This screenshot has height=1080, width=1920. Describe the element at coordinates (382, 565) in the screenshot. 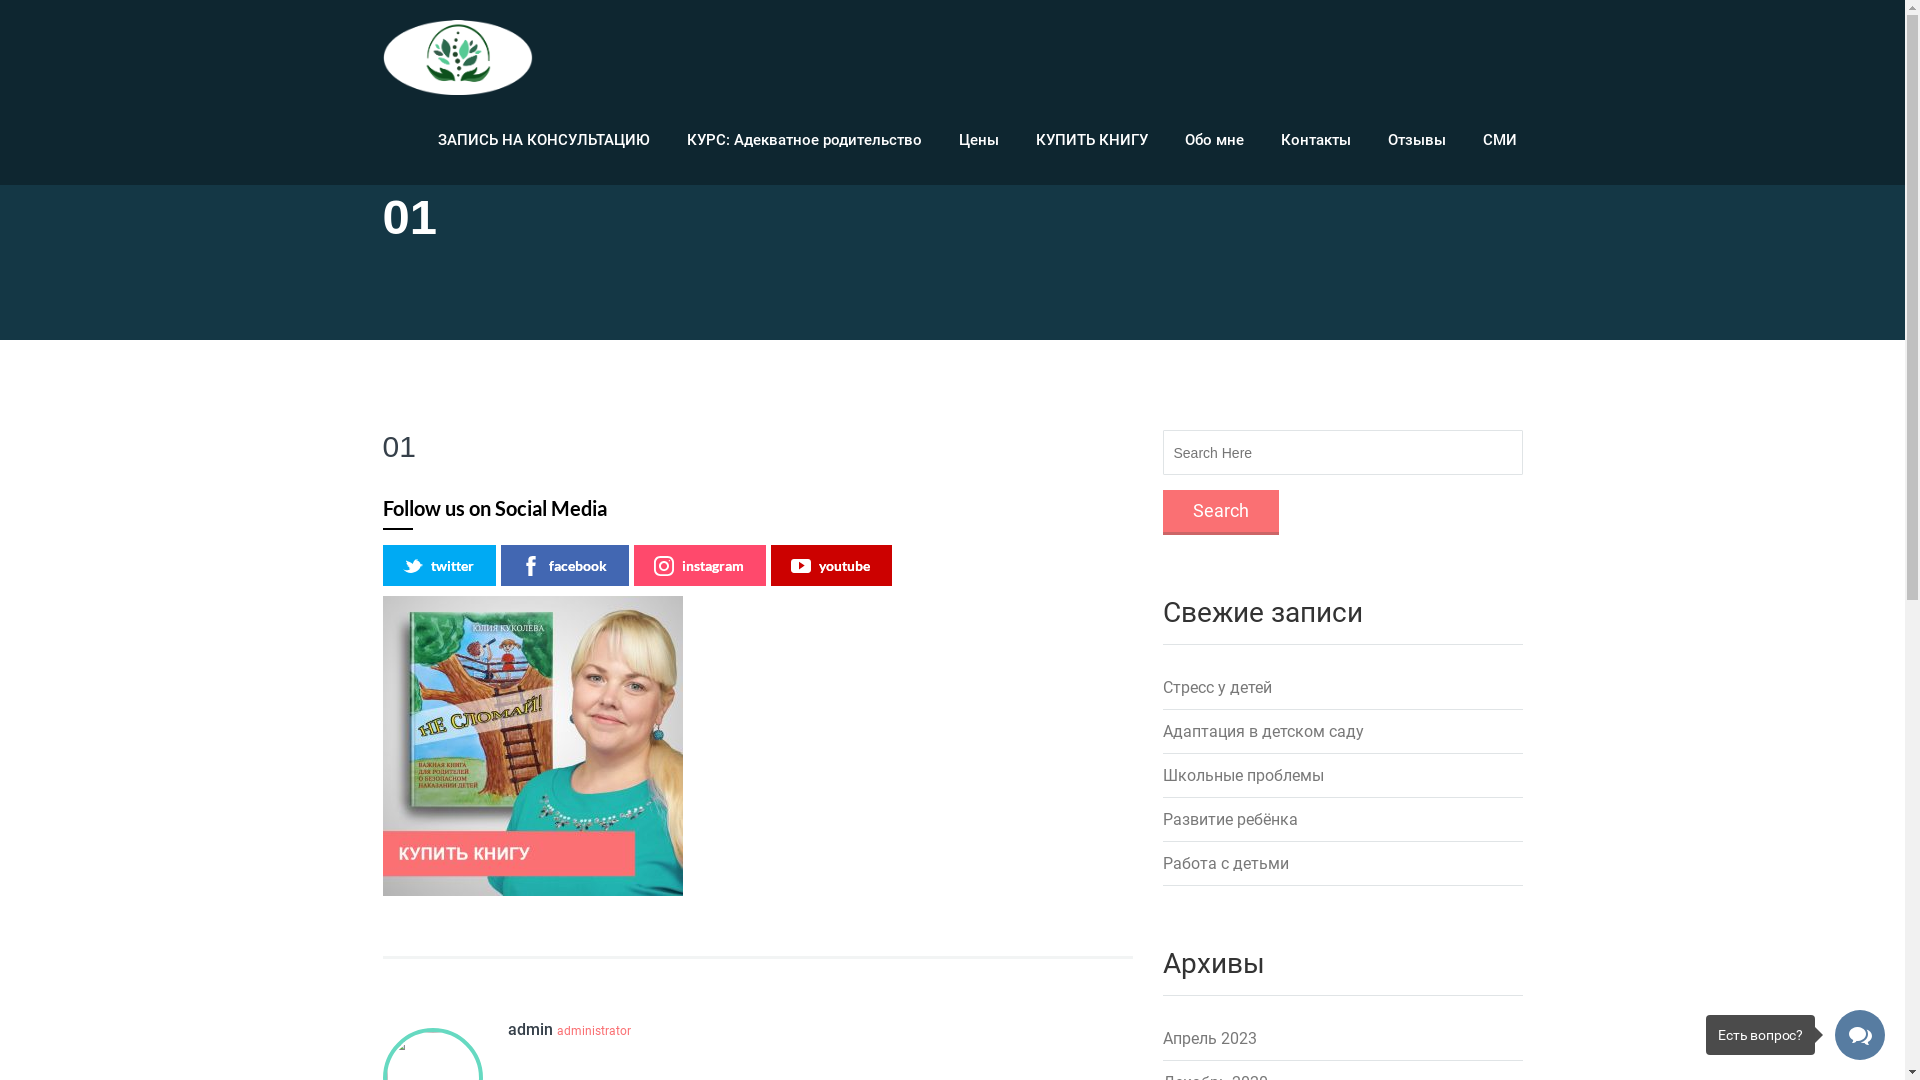

I see `'twitter'` at that location.